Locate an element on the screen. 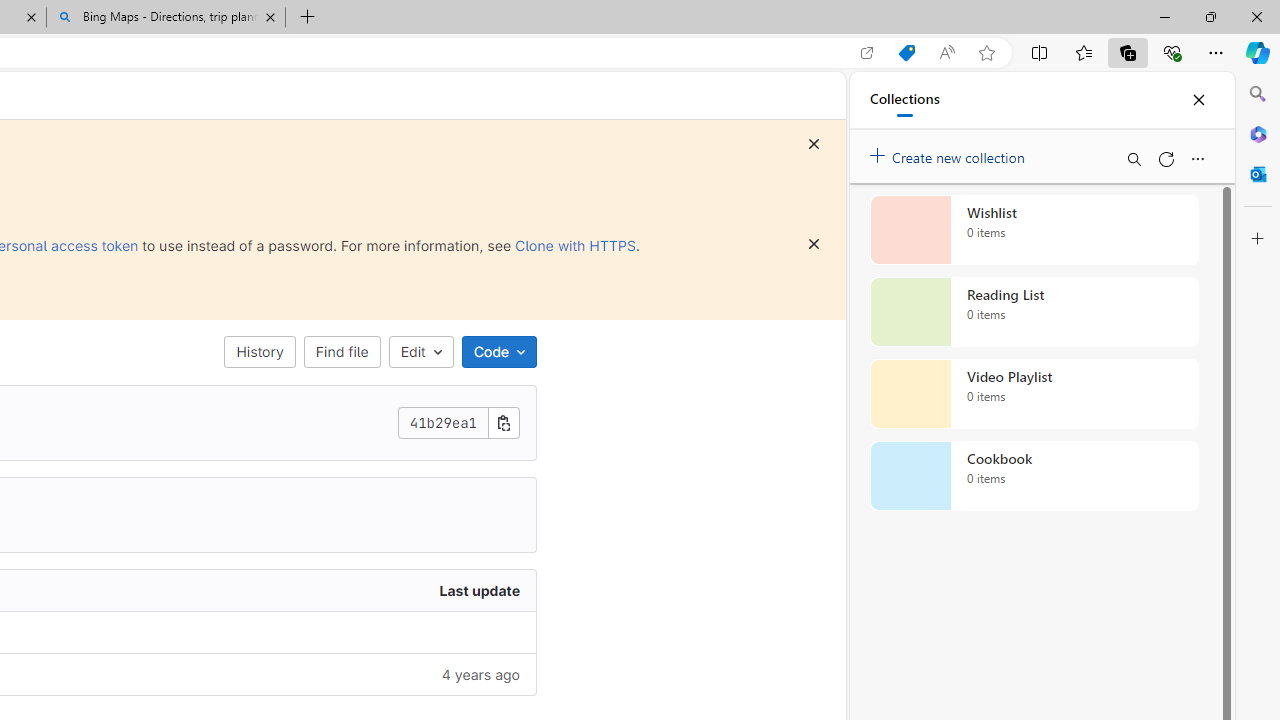  'Copy commit SHA' is located at coordinates (503, 422).